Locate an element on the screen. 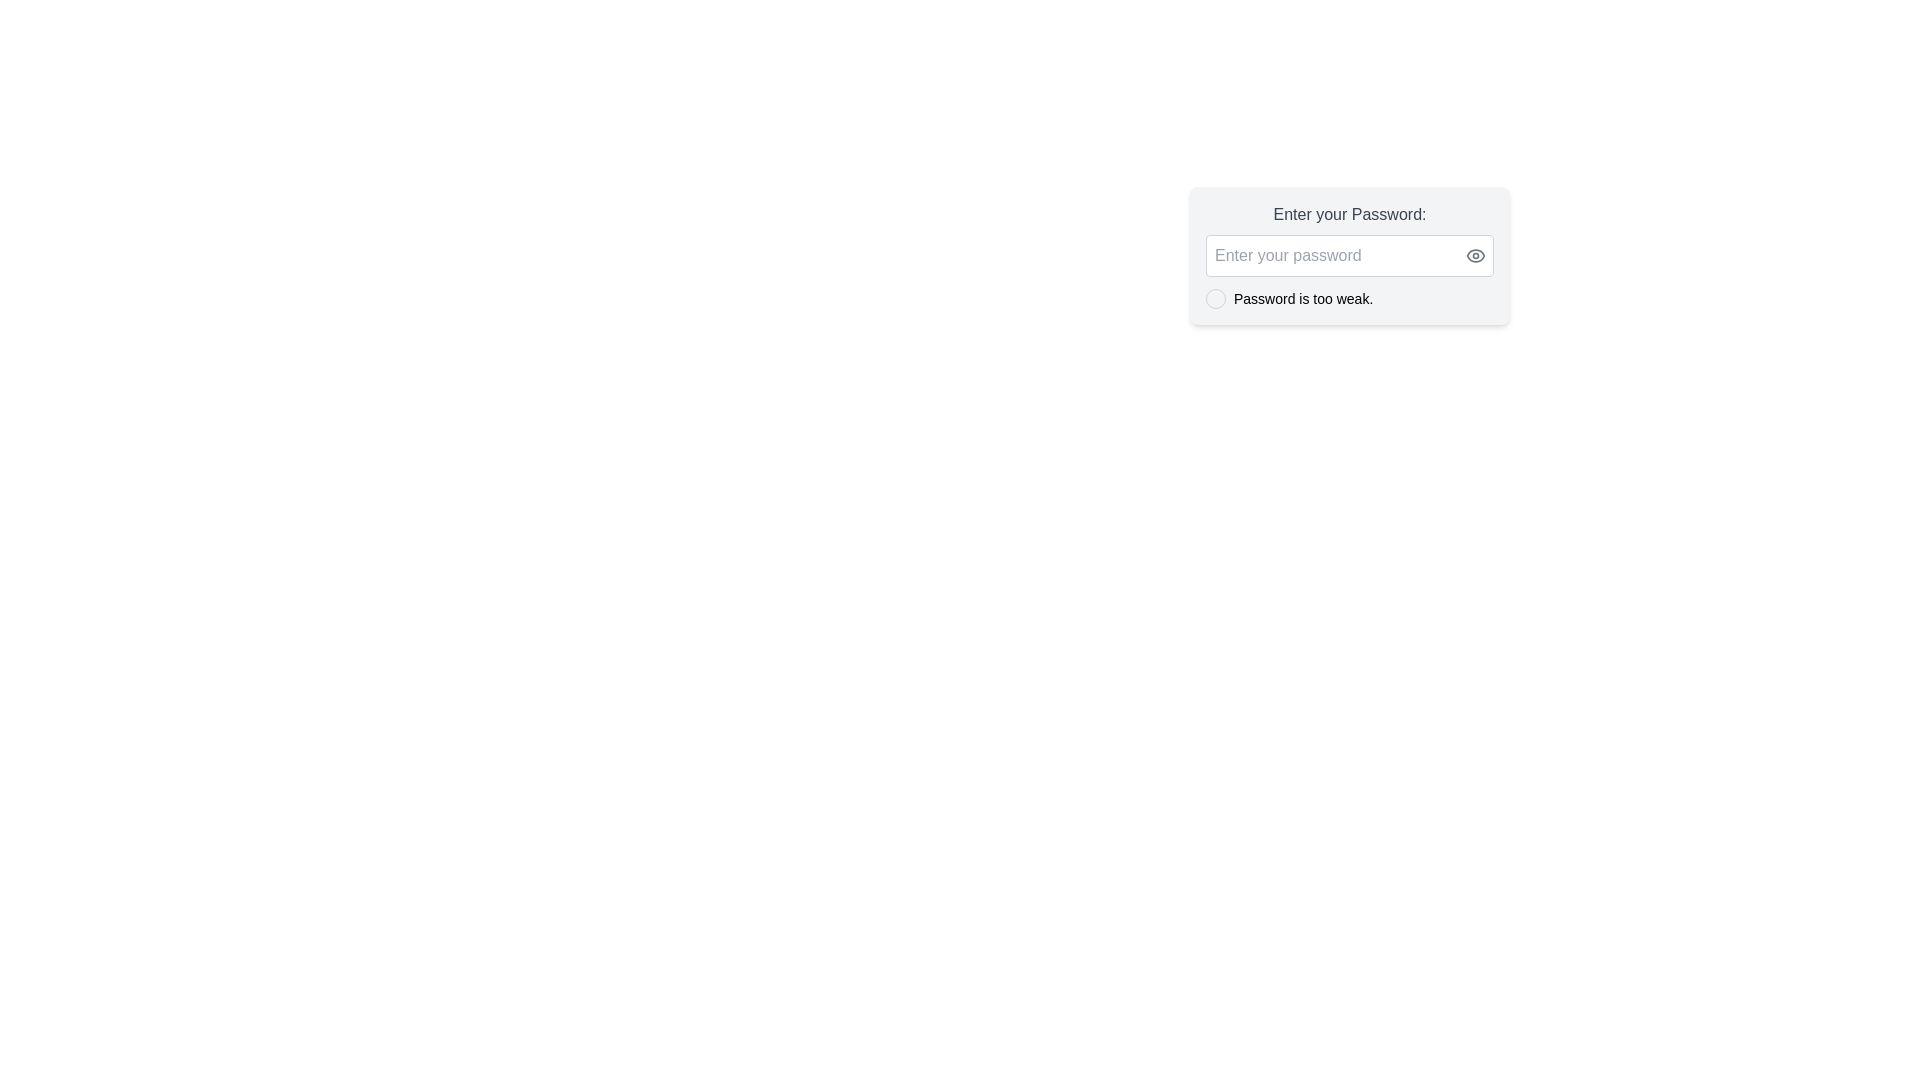 The width and height of the screenshot is (1920, 1080). the toggle visibility button located on the right side of the password input field to switch between masked and plain text display is located at coordinates (1476, 254).